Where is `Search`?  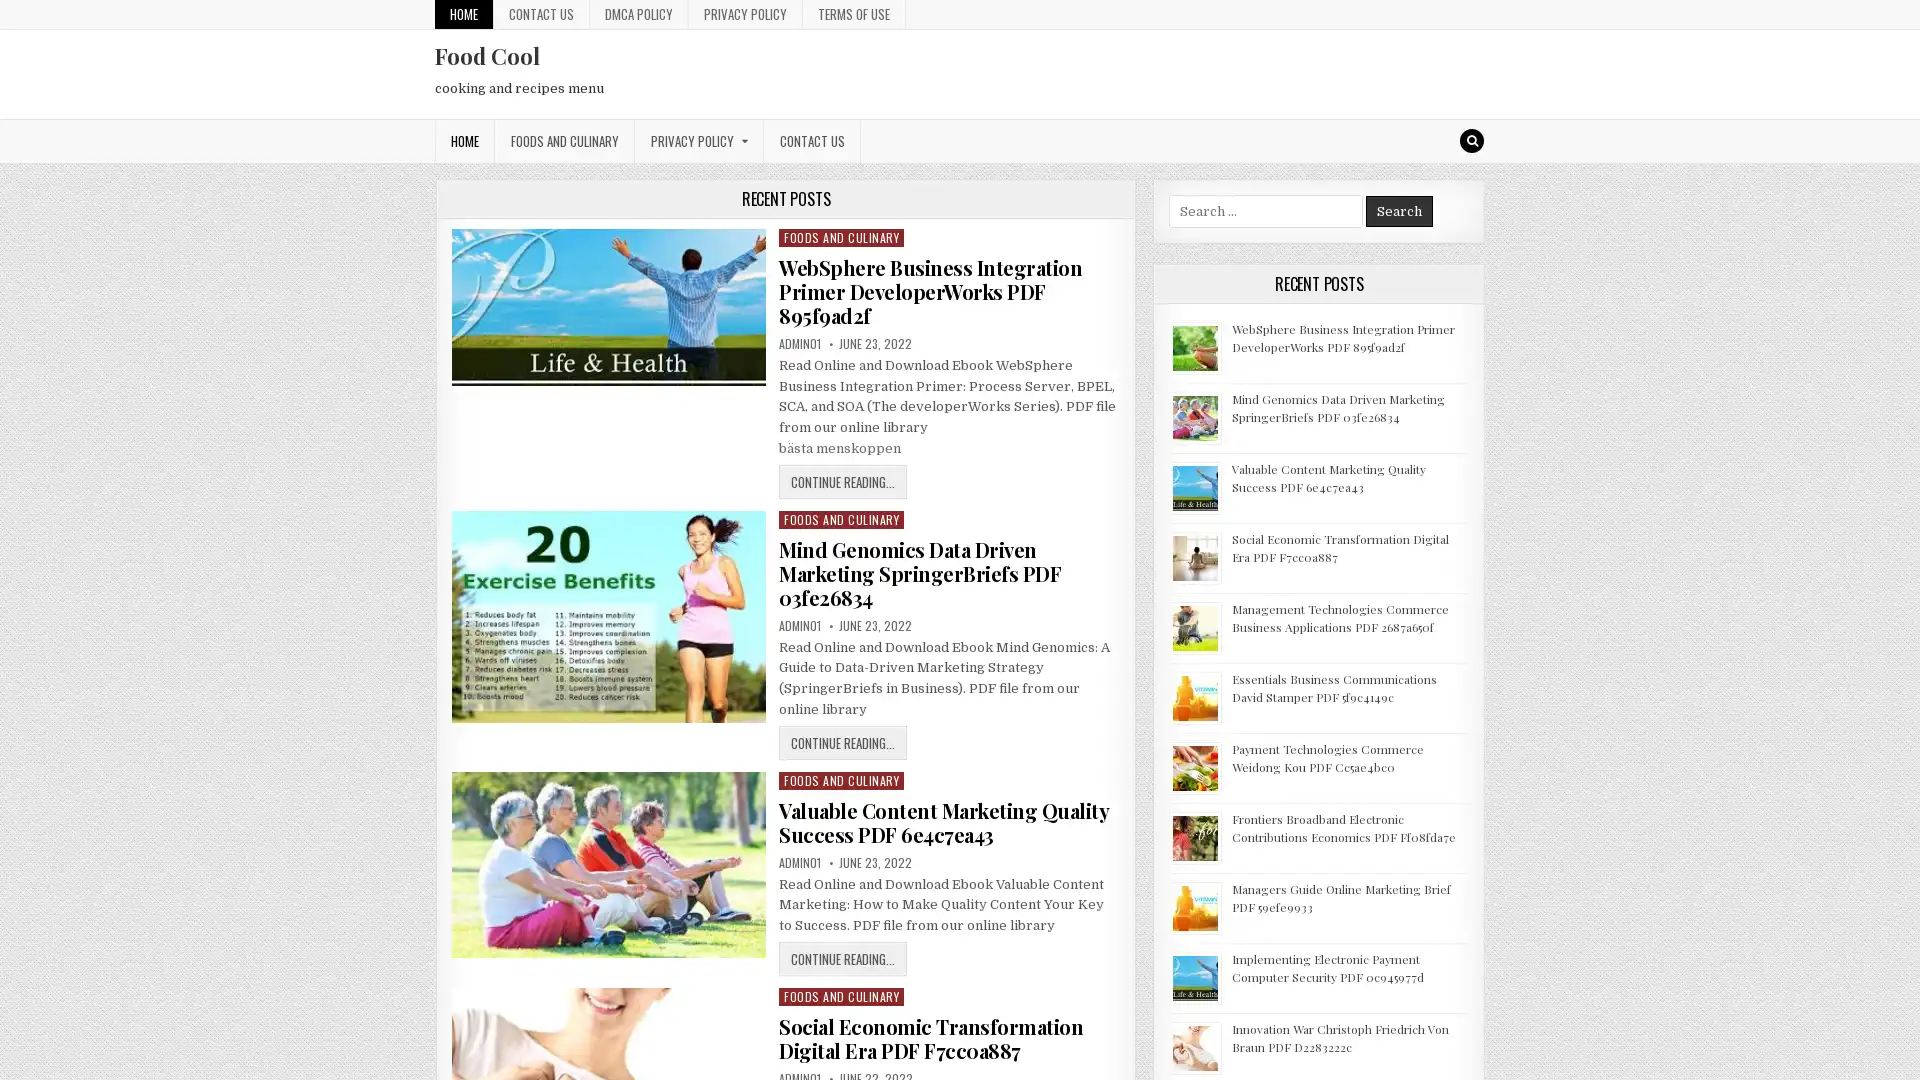
Search is located at coordinates (1398, 211).